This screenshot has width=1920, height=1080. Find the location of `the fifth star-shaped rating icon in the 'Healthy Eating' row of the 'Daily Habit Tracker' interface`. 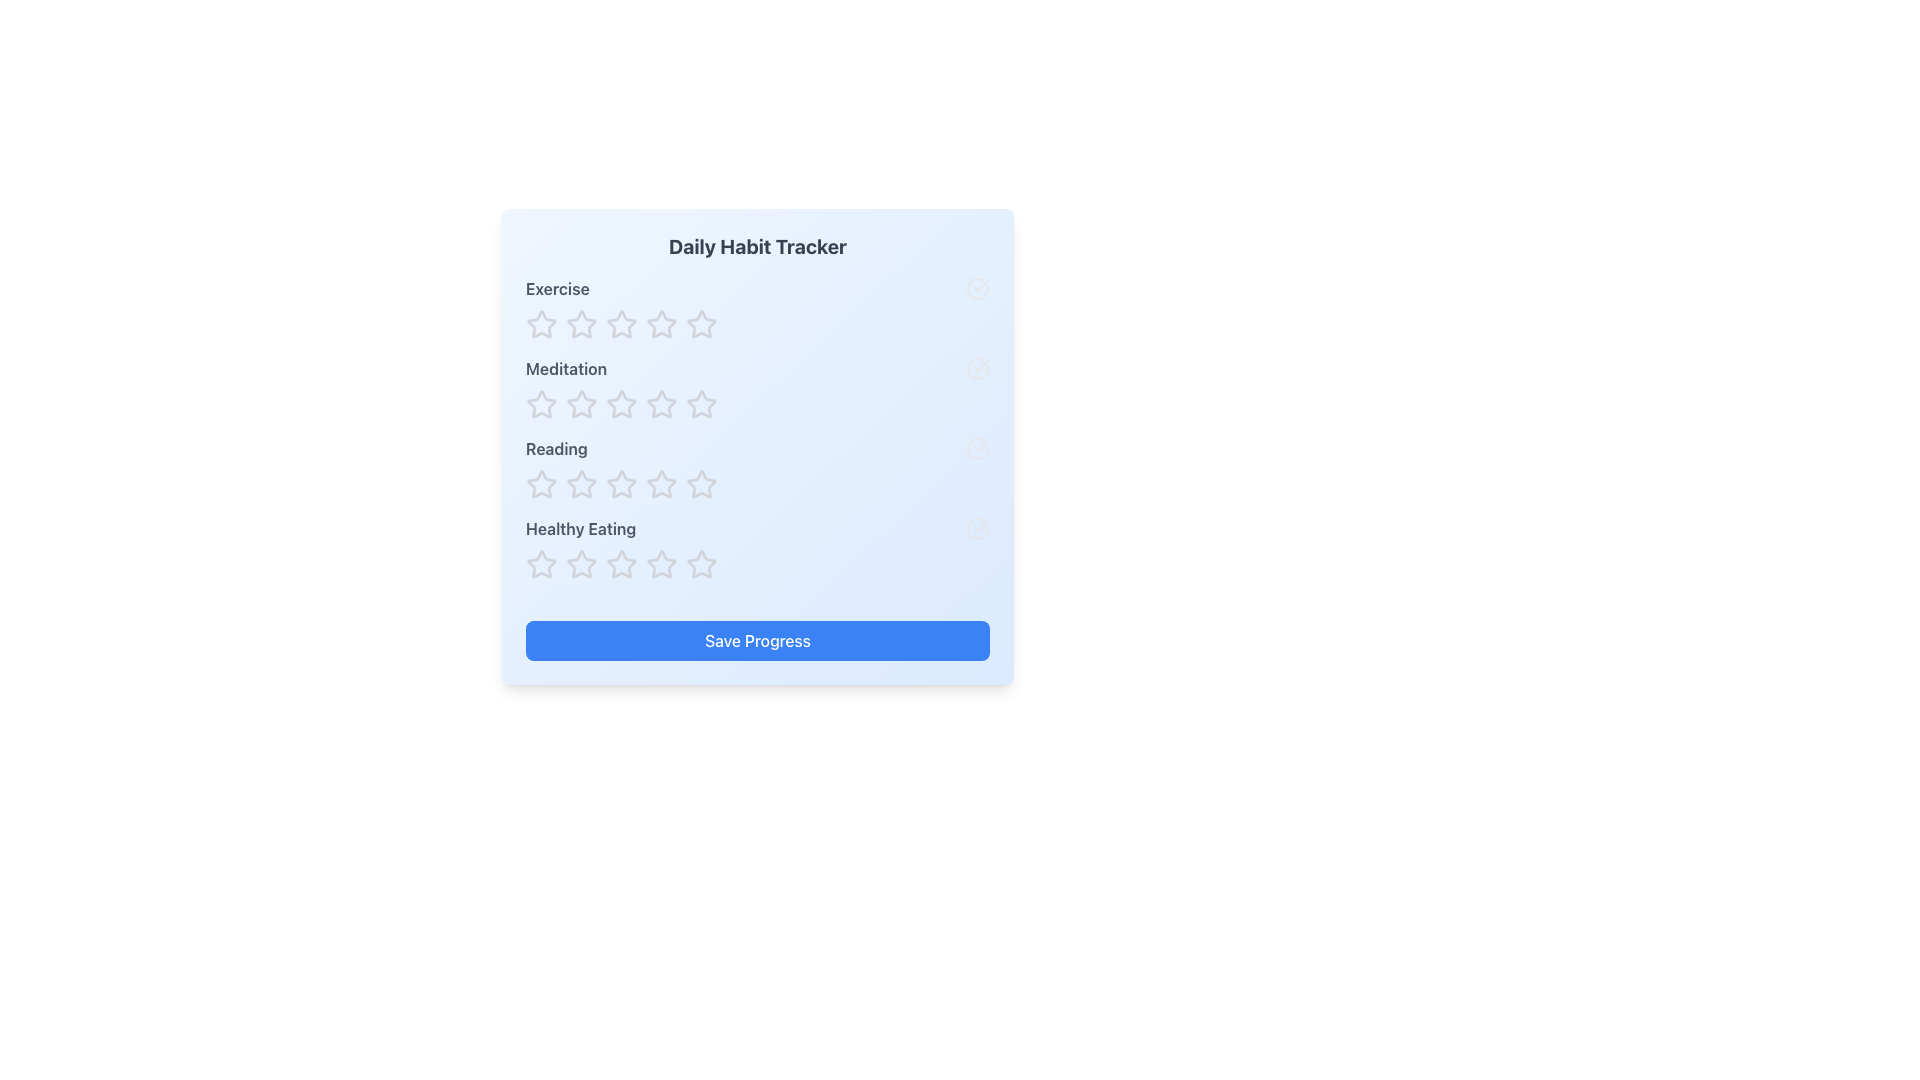

the fifth star-shaped rating icon in the 'Healthy Eating' row of the 'Daily Habit Tracker' interface is located at coordinates (701, 564).